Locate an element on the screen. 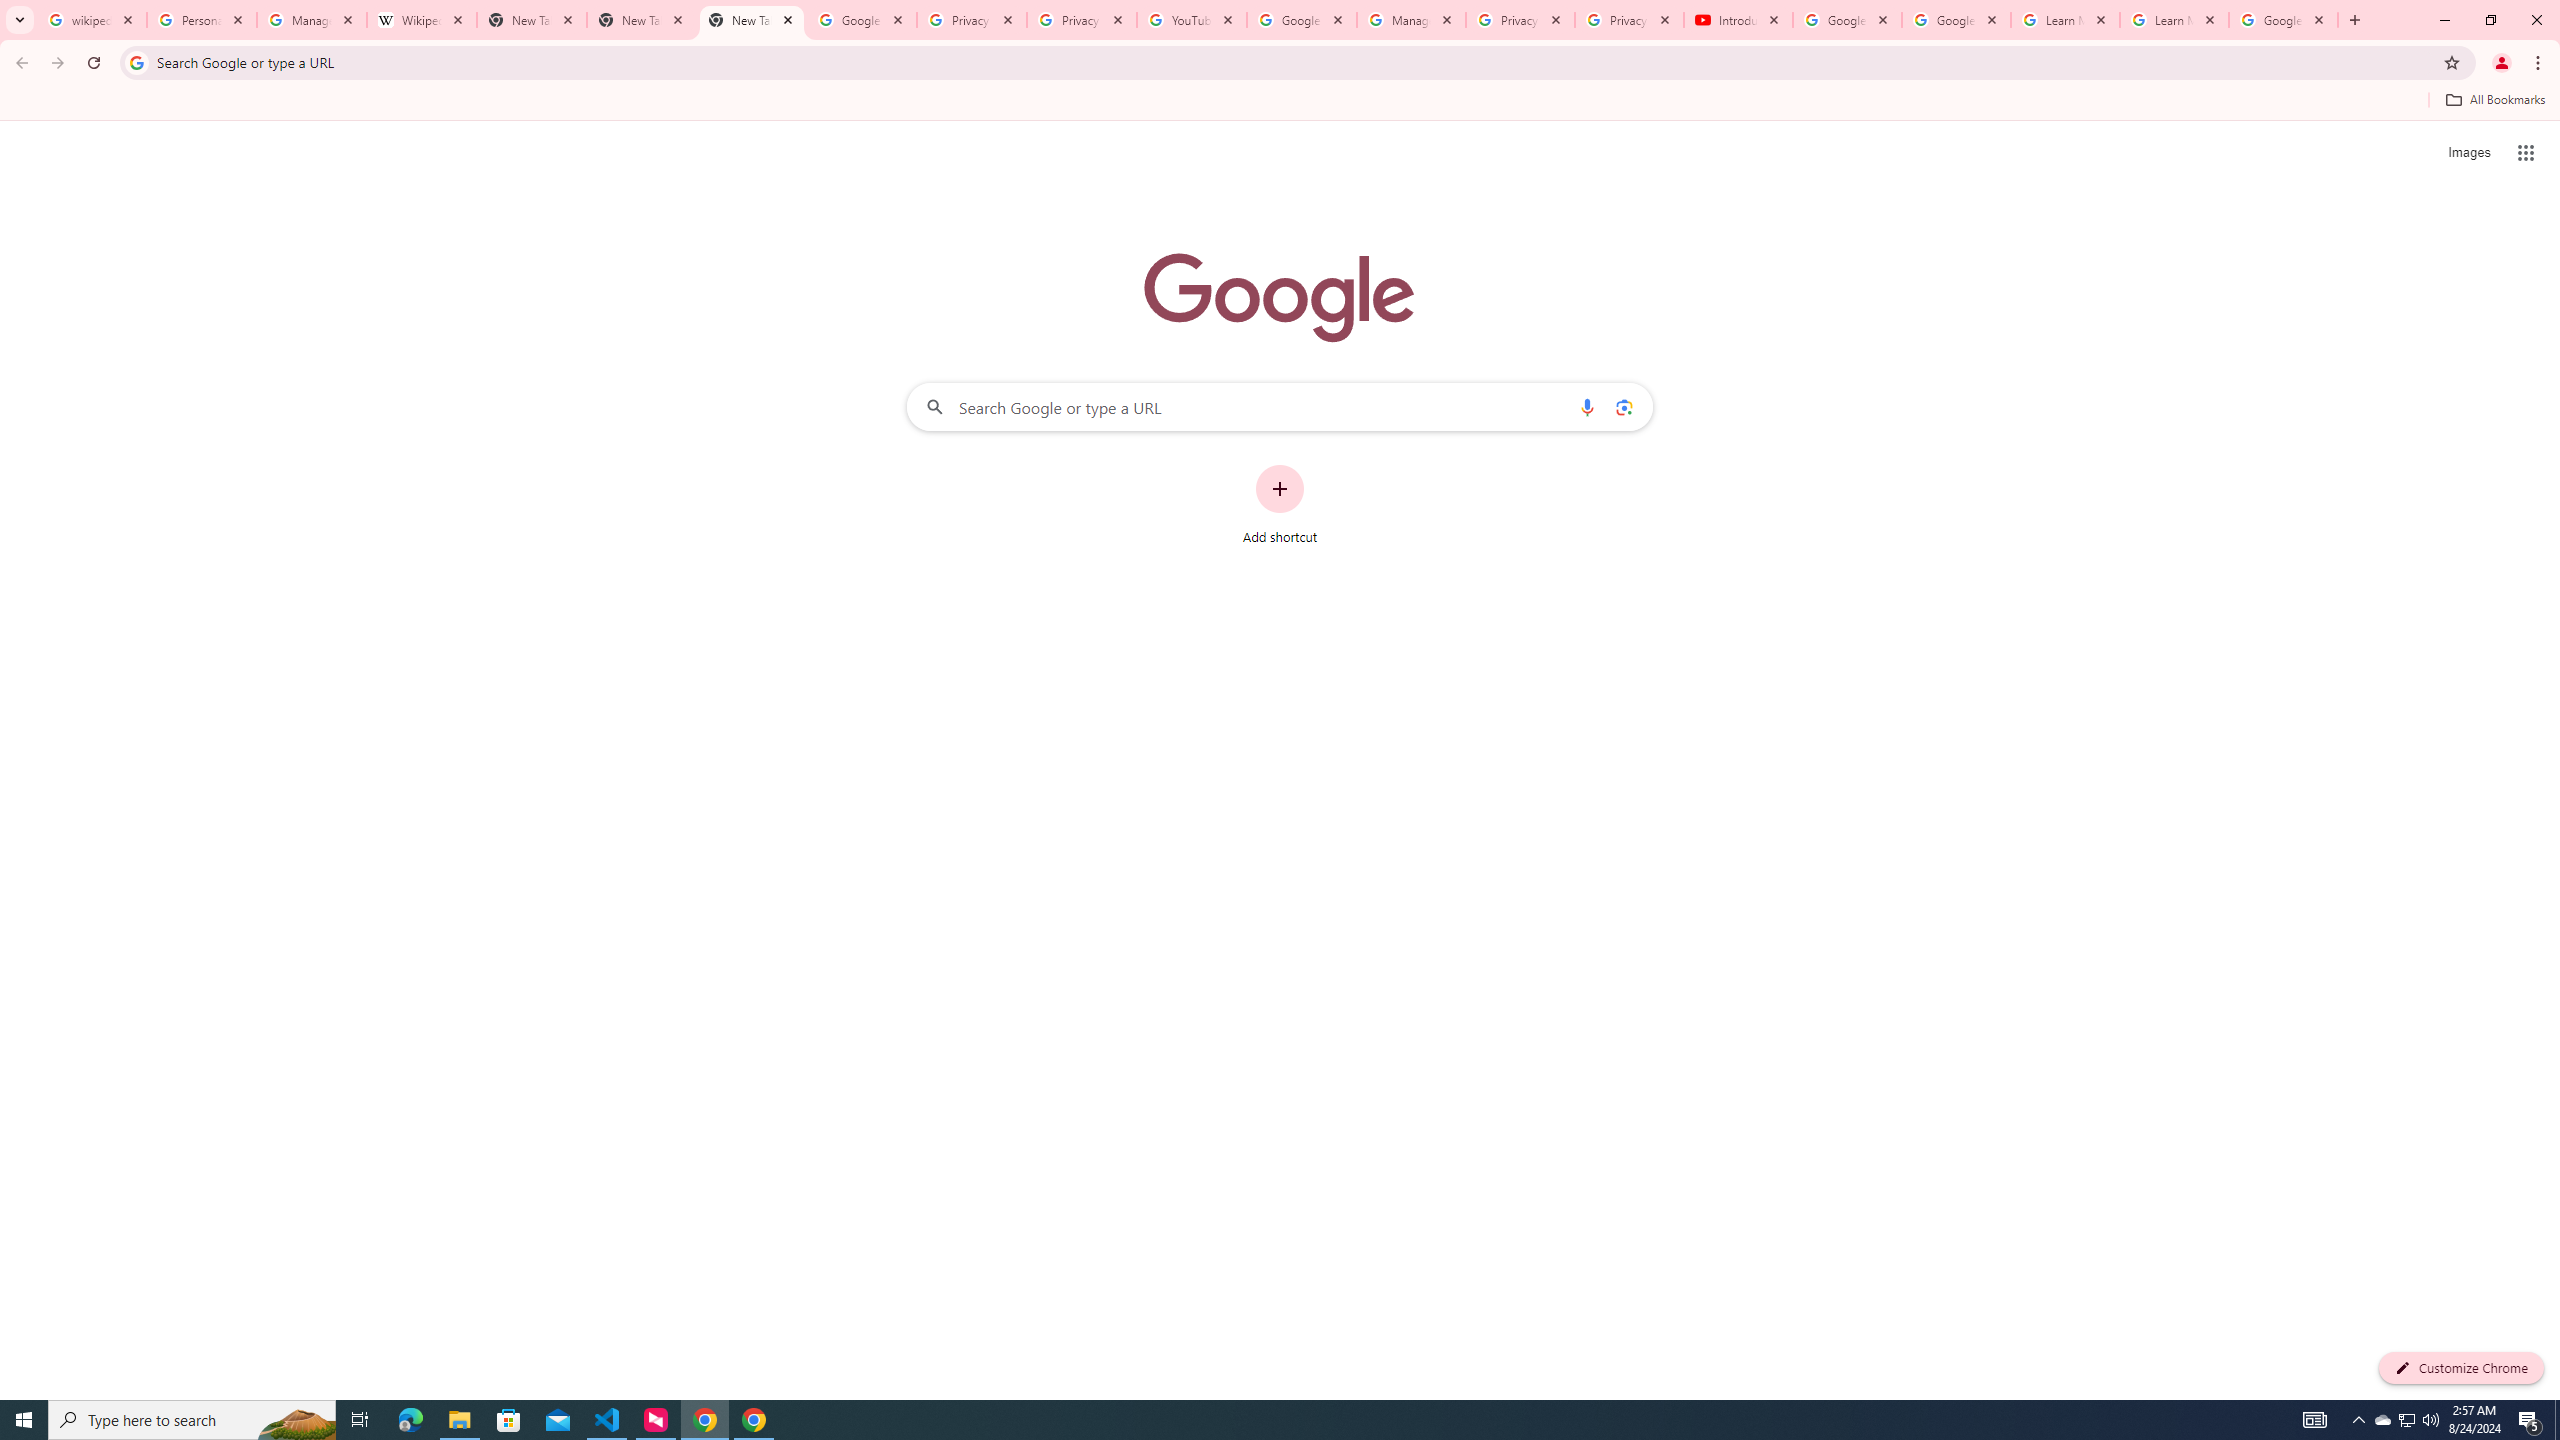  'Google Account Help' is located at coordinates (1846, 19).